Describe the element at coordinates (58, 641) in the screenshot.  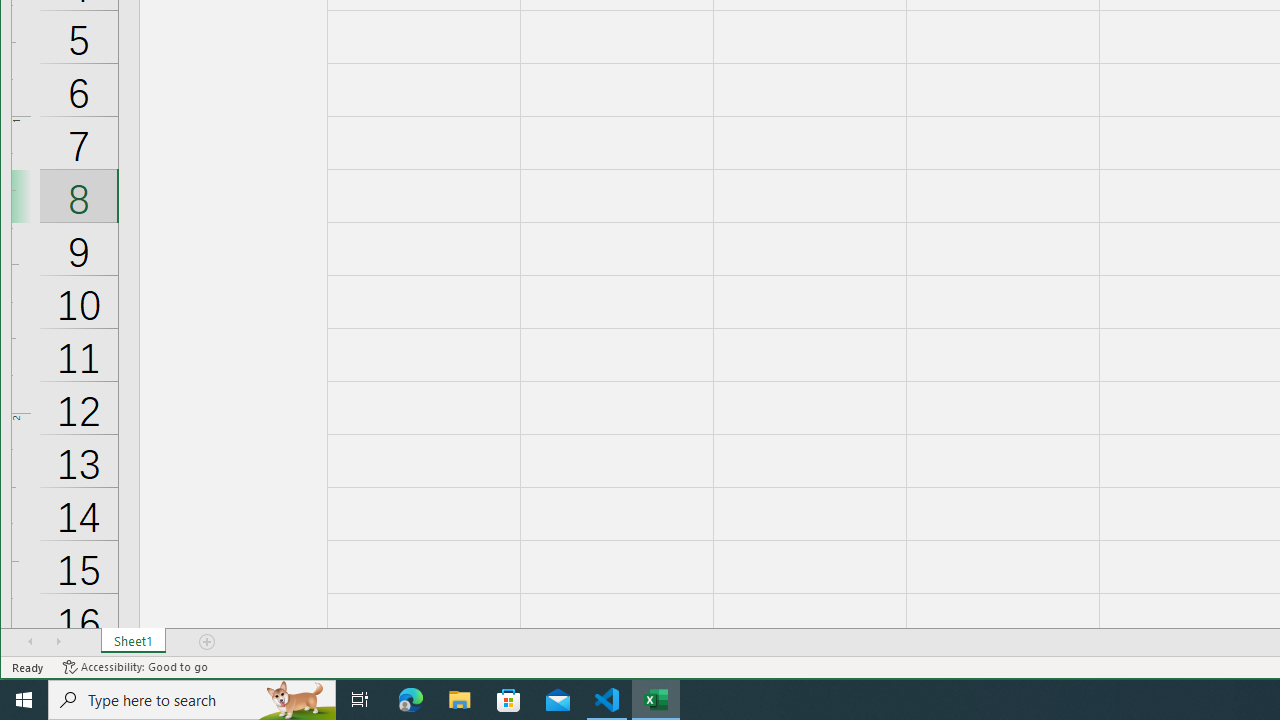
I see `'Scroll Right'` at that location.